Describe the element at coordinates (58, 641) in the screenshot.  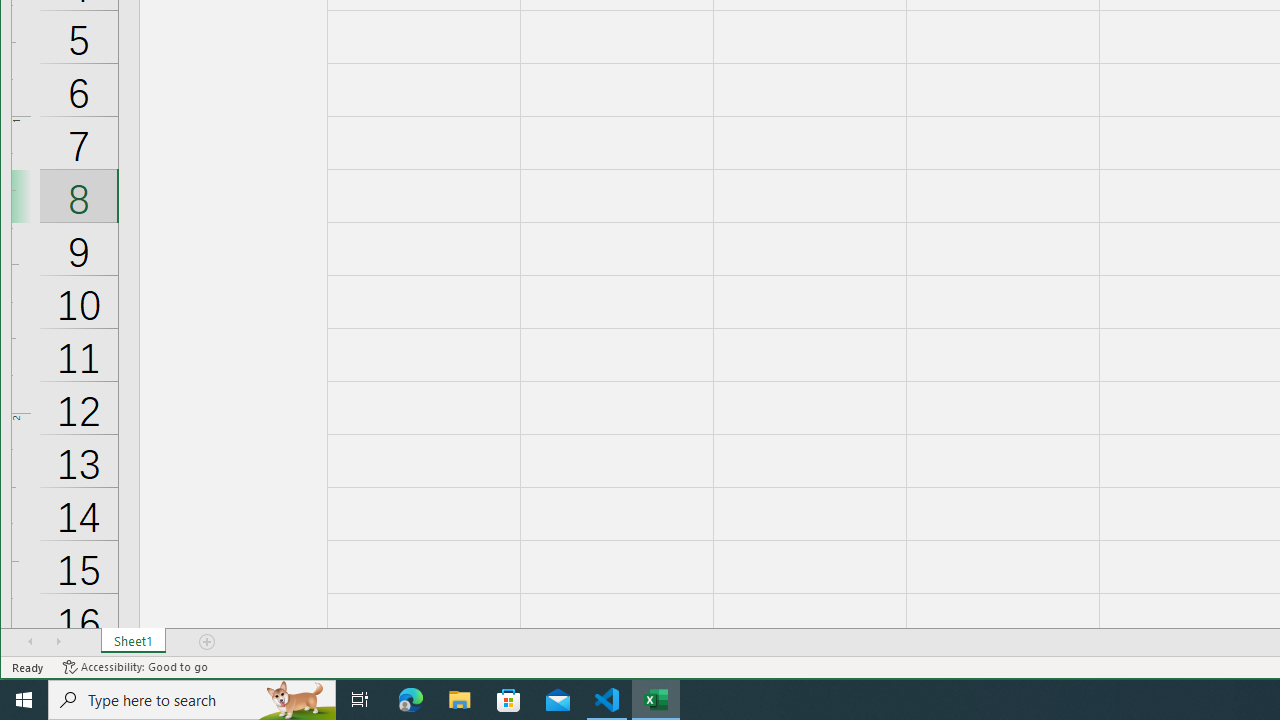
I see `'Scroll Right'` at that location.